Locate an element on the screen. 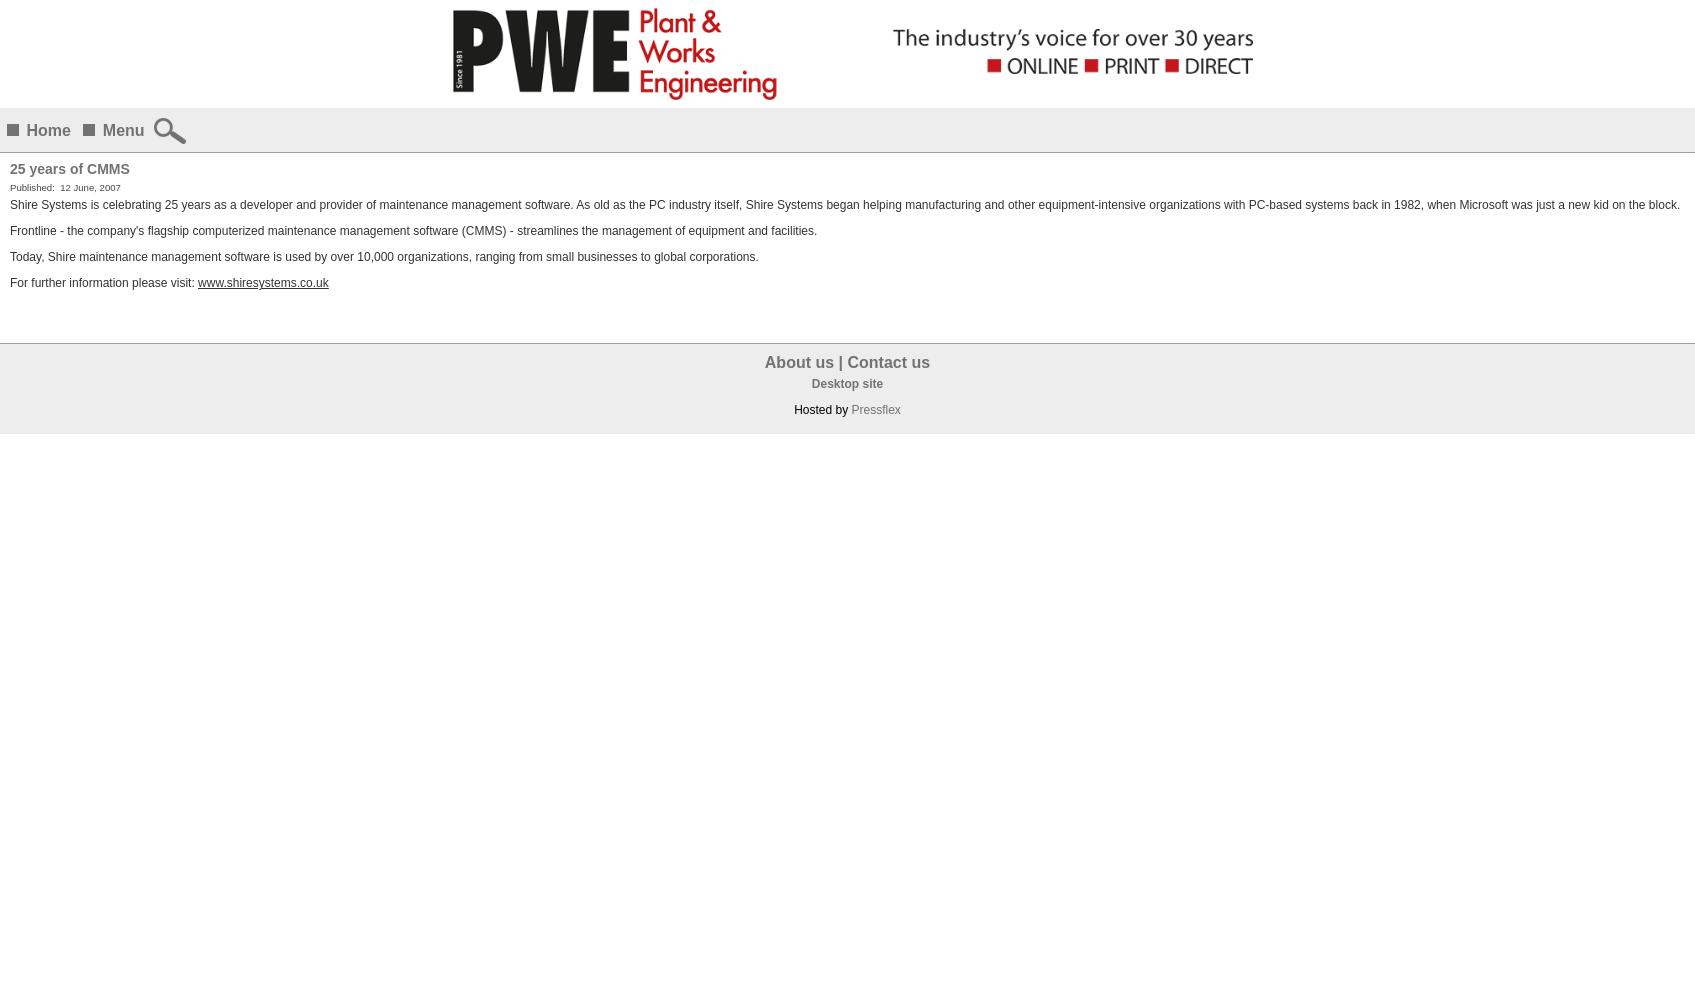 The width and height of the screenshot is (1695, 1000). 'For further information please visit:' is located at coordinates (103, 283).